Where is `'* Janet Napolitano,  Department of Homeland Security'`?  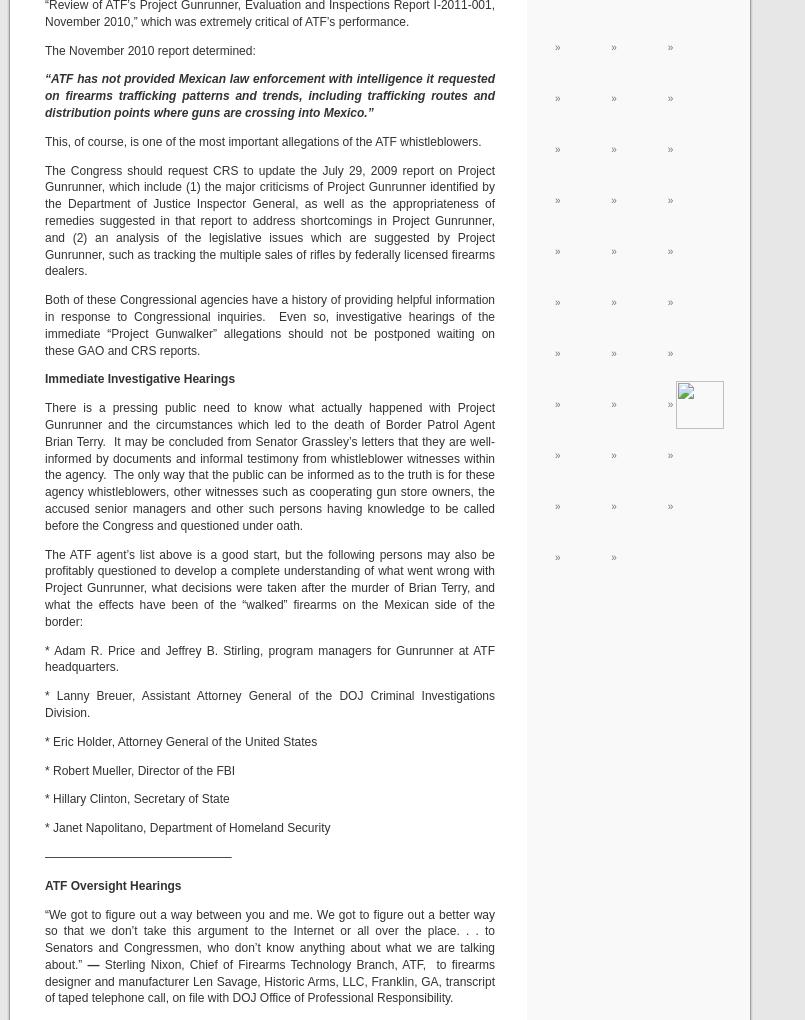 '* Janet Napolitano,  Department of Homeland Security' is located at coordinates (186, 828).